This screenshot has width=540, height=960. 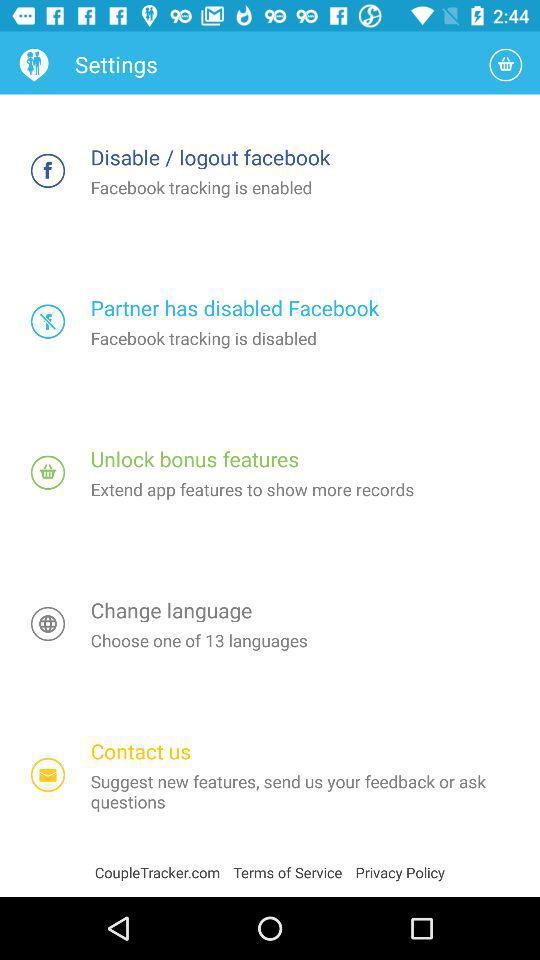 I want to click on icon next to contact us icon, so click(x=48, y=774).